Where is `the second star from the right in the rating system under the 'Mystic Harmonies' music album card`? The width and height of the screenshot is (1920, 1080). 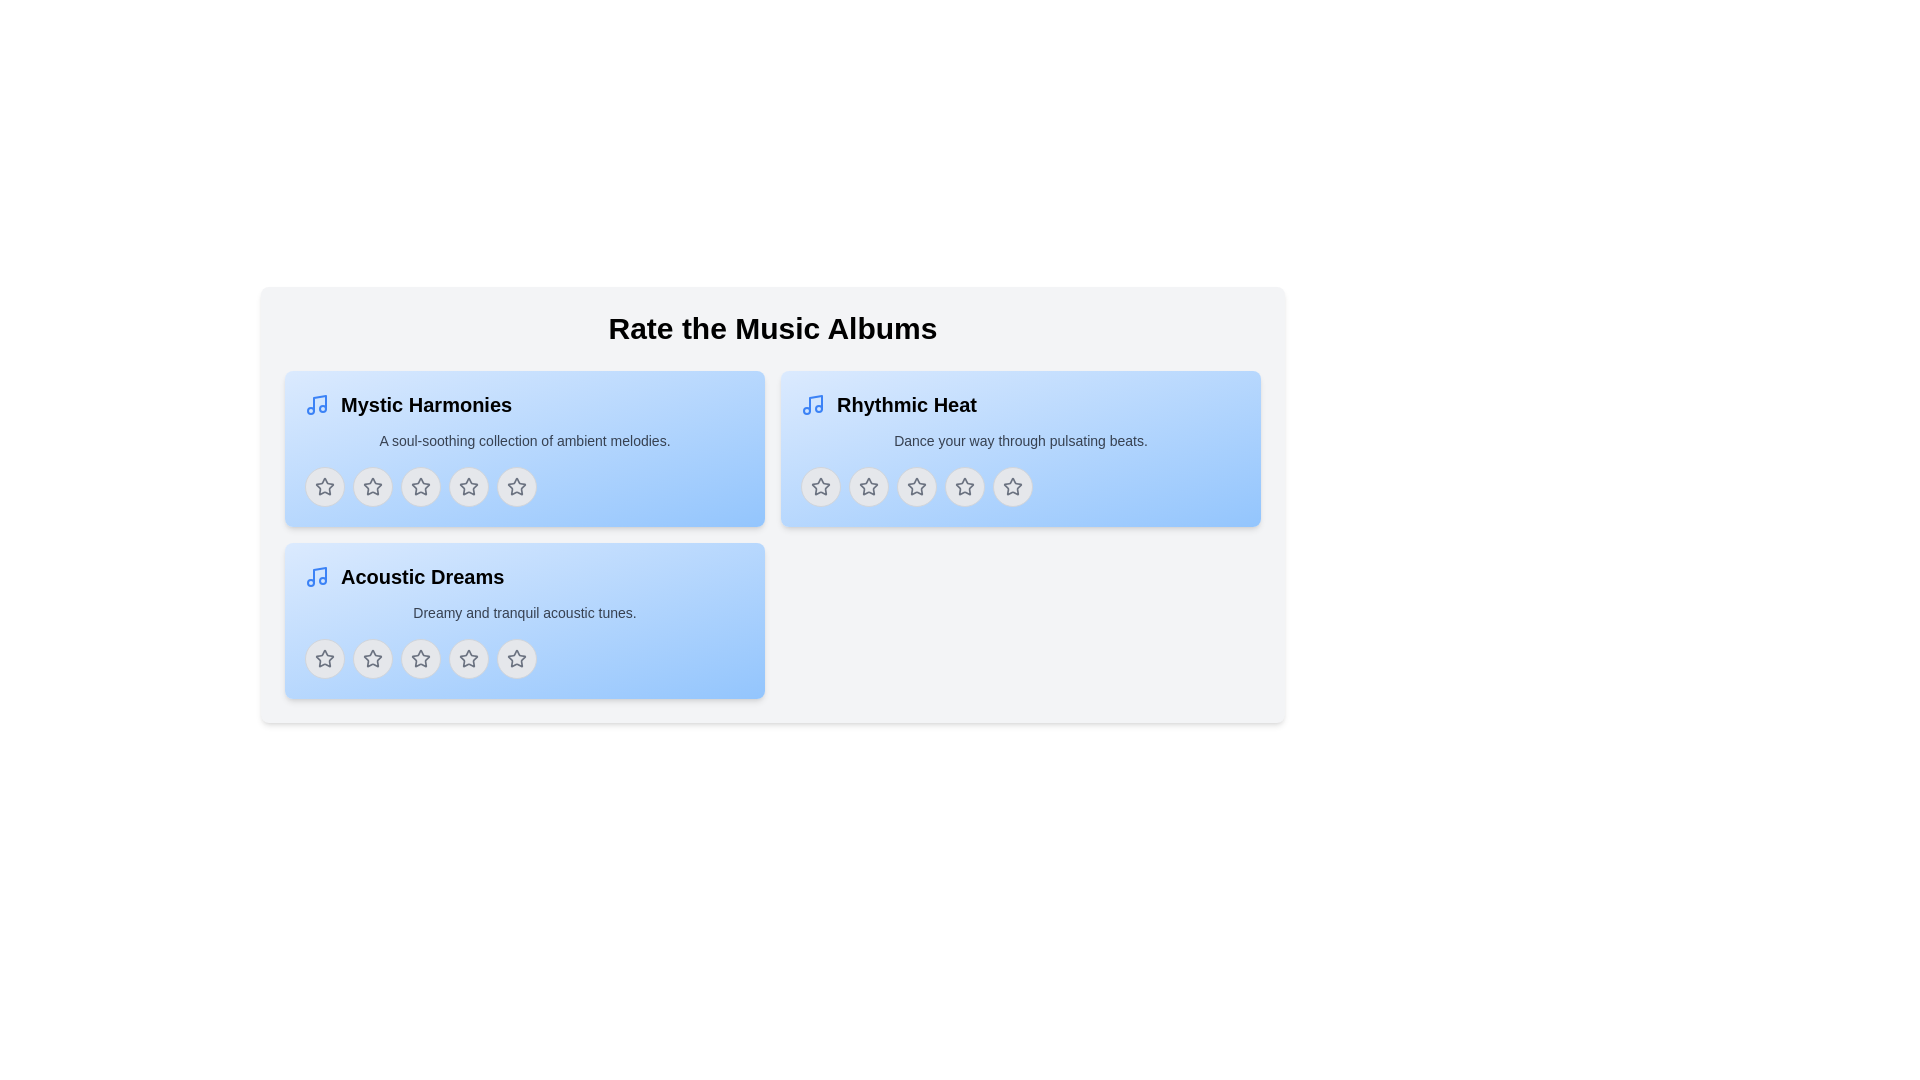
the second star from the right in the rating system under the 'Mystic Harmonies' music album card is located at coordinates (517, 486).